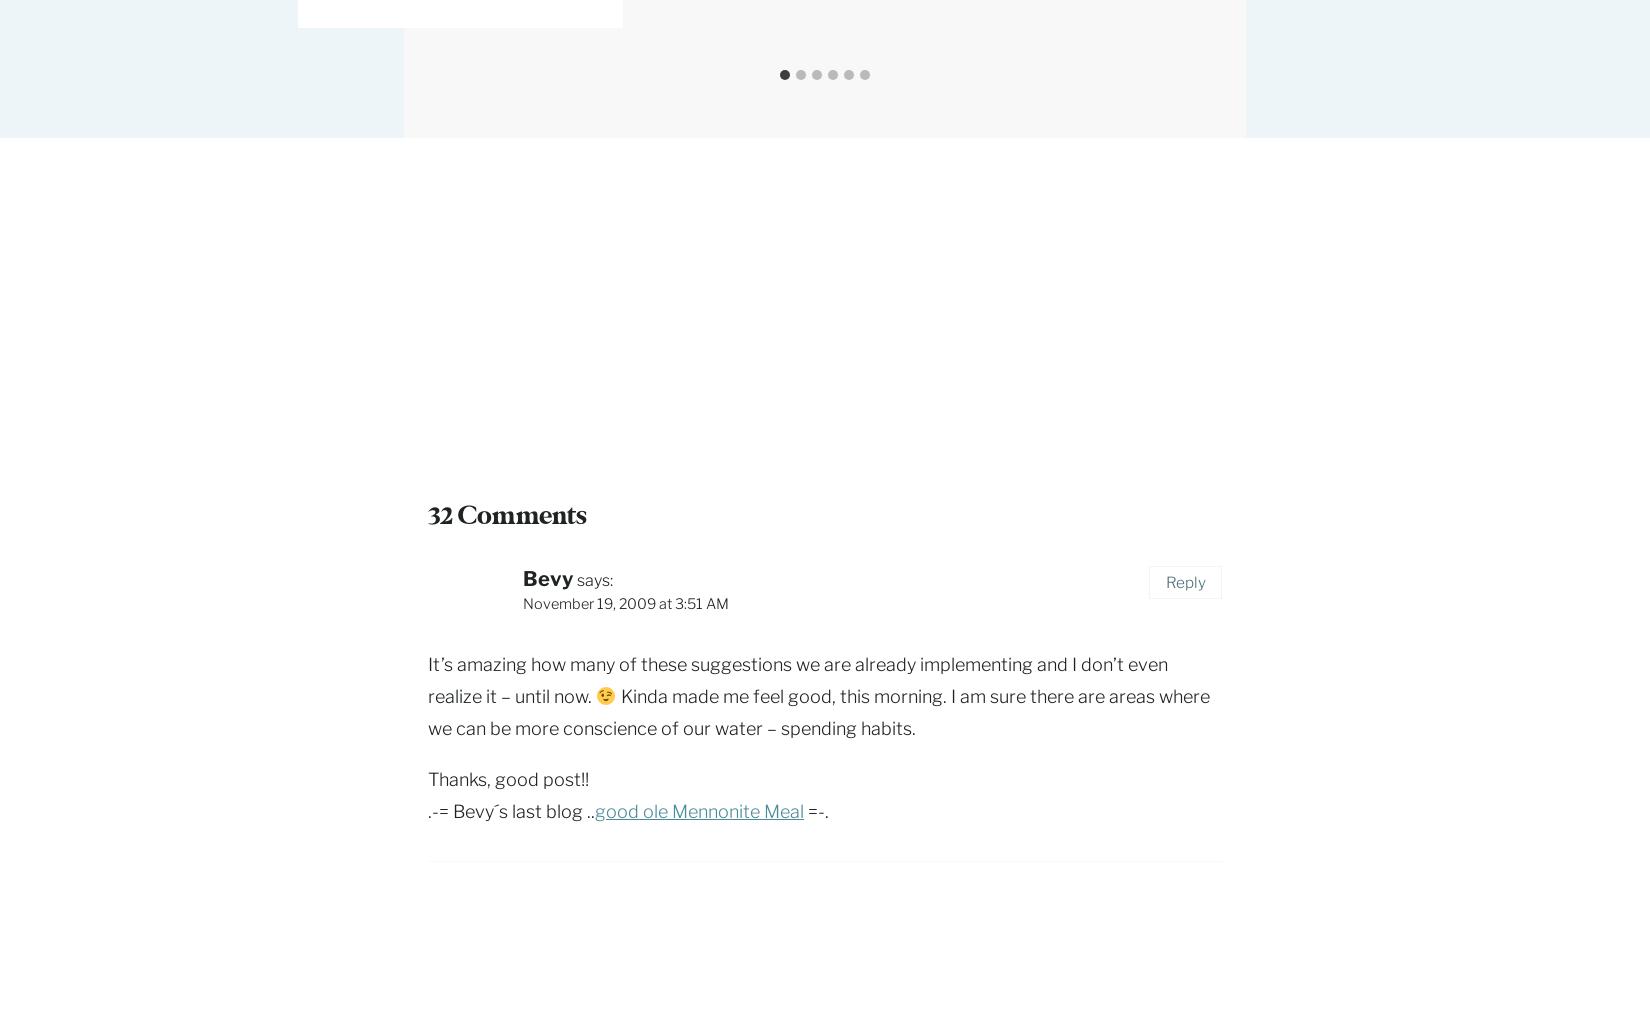 This screenshot has width=1650, height=1034. I want to click on '=-.', so click(803, 810).